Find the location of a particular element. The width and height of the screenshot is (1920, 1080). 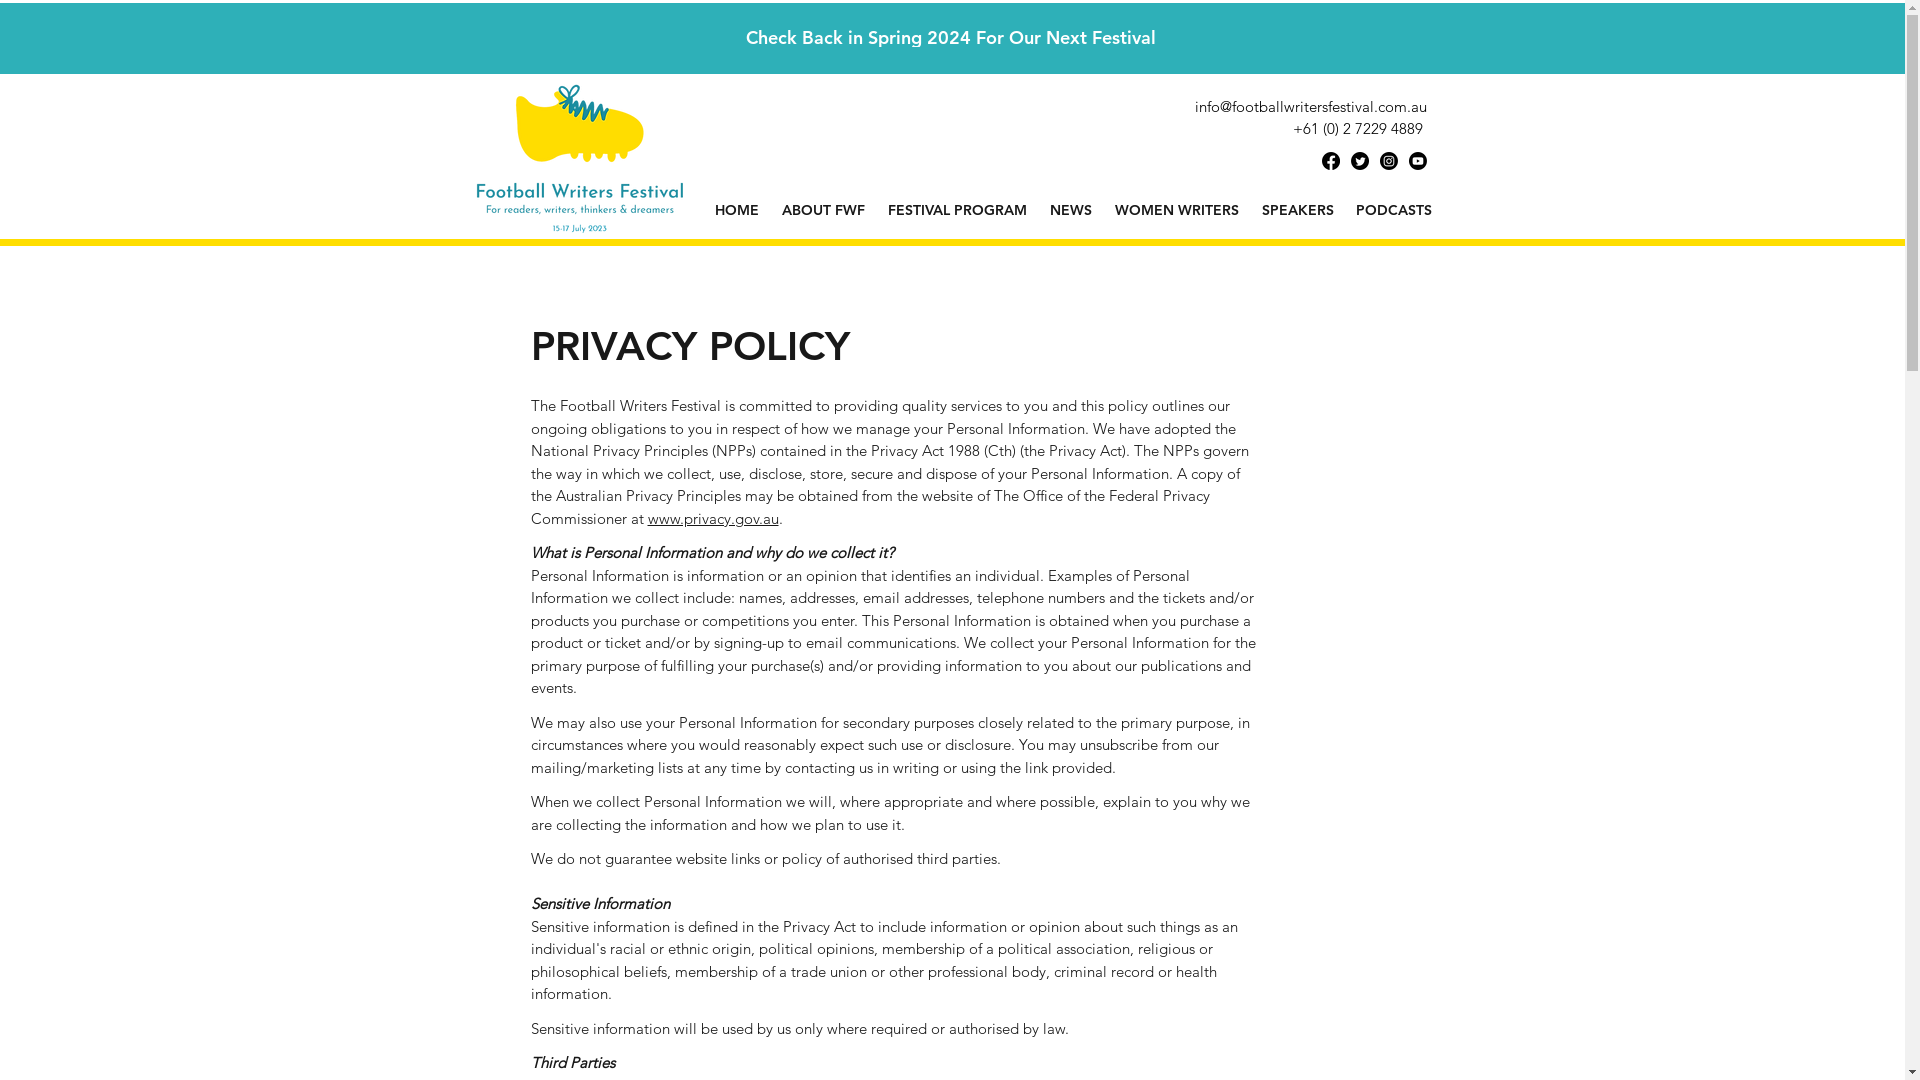

'FESTIVAL PROGRAM' is located at coordinates (955, 209).